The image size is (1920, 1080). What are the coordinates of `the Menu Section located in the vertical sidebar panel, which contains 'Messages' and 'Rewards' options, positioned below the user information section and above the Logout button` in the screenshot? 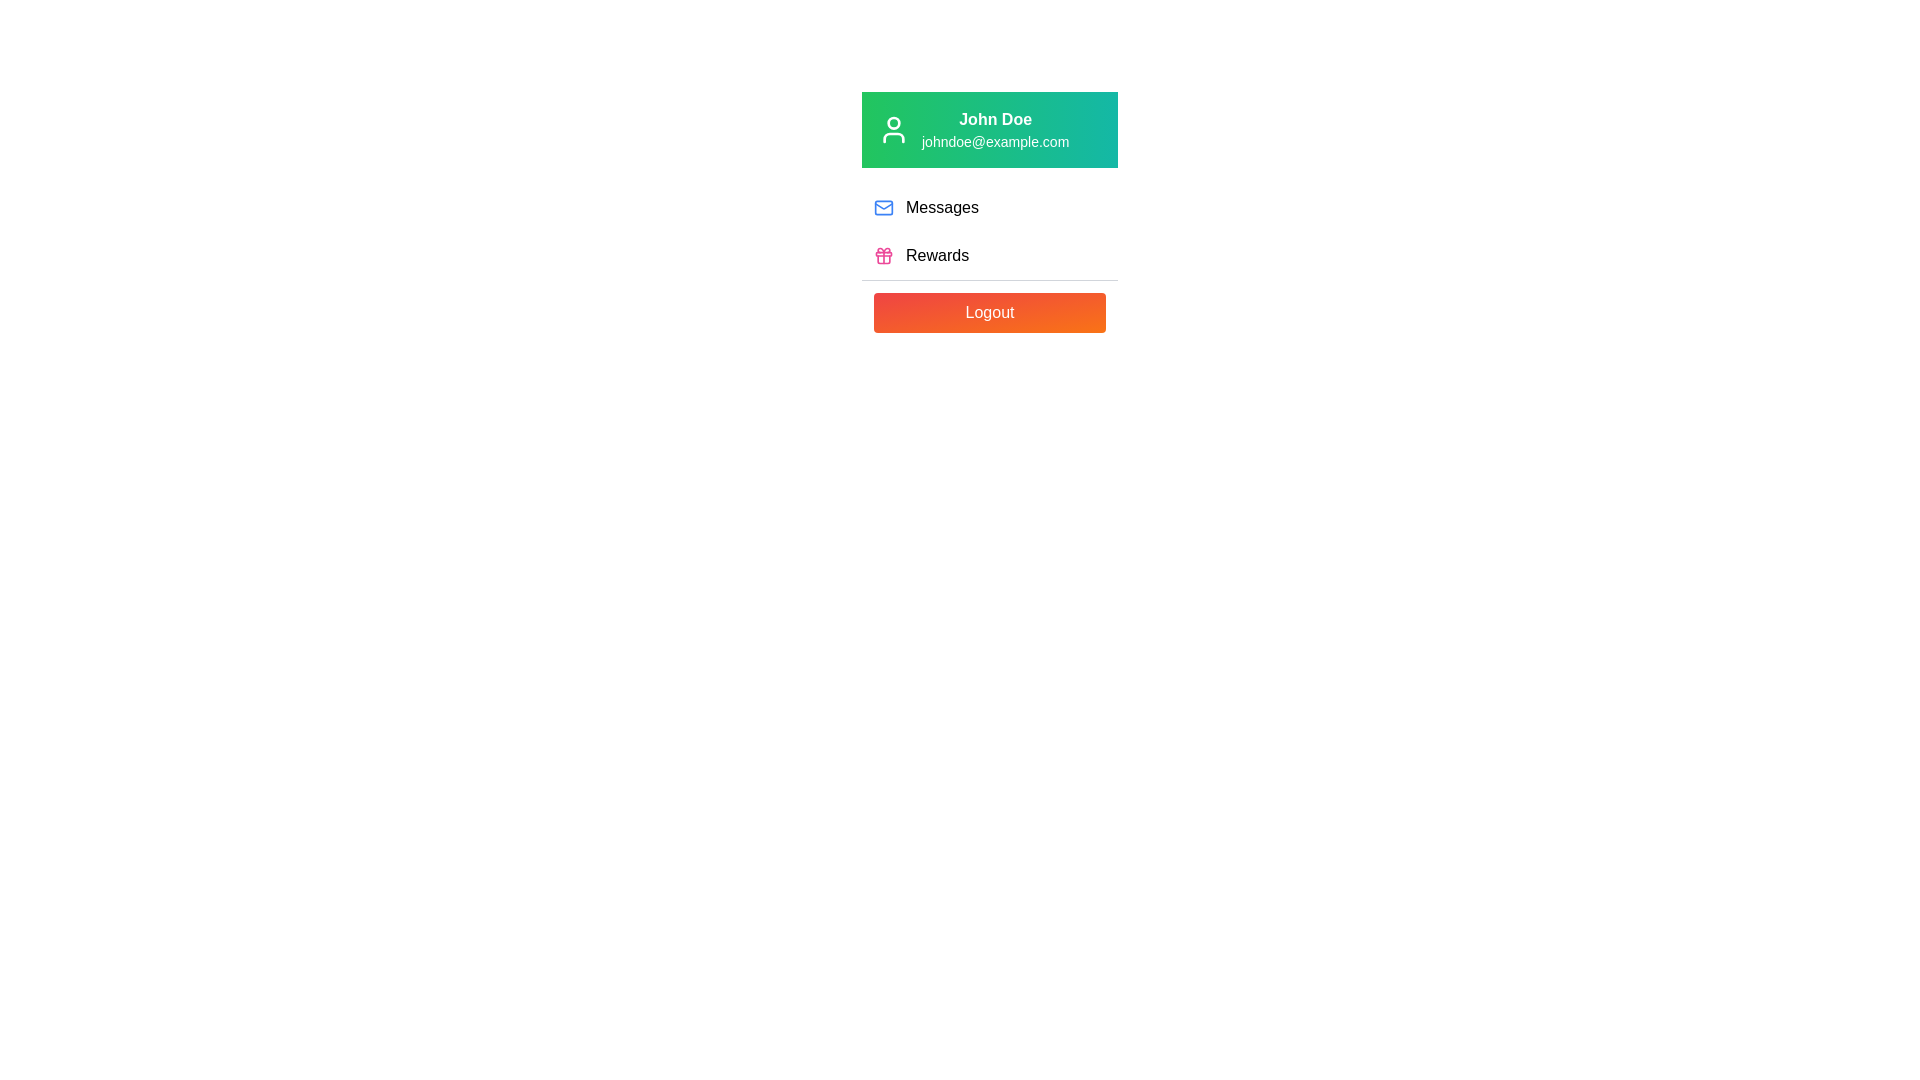 It's located at (989, 230).